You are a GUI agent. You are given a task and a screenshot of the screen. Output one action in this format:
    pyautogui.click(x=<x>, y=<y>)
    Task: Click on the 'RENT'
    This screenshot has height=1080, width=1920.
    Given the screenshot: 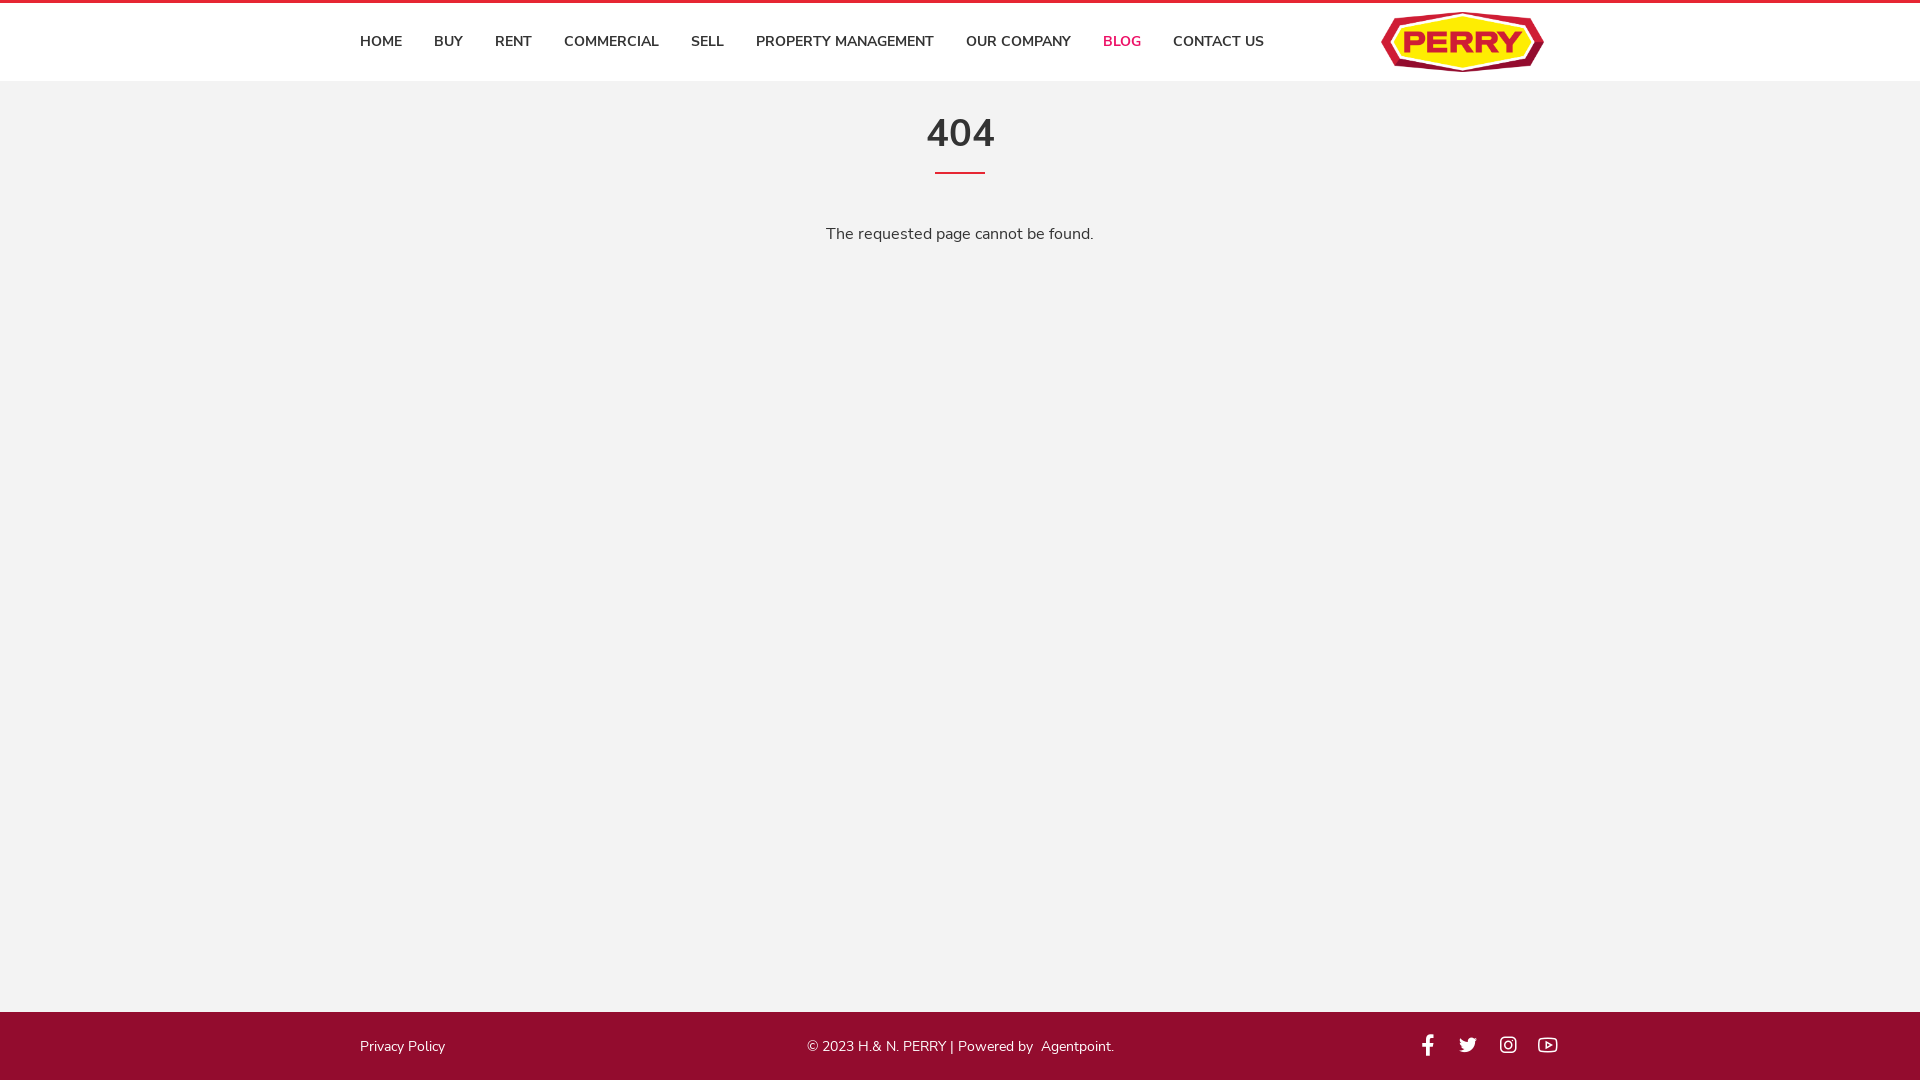 What is the action you would take?
    pyautogui.click(x=513, y=42)
    